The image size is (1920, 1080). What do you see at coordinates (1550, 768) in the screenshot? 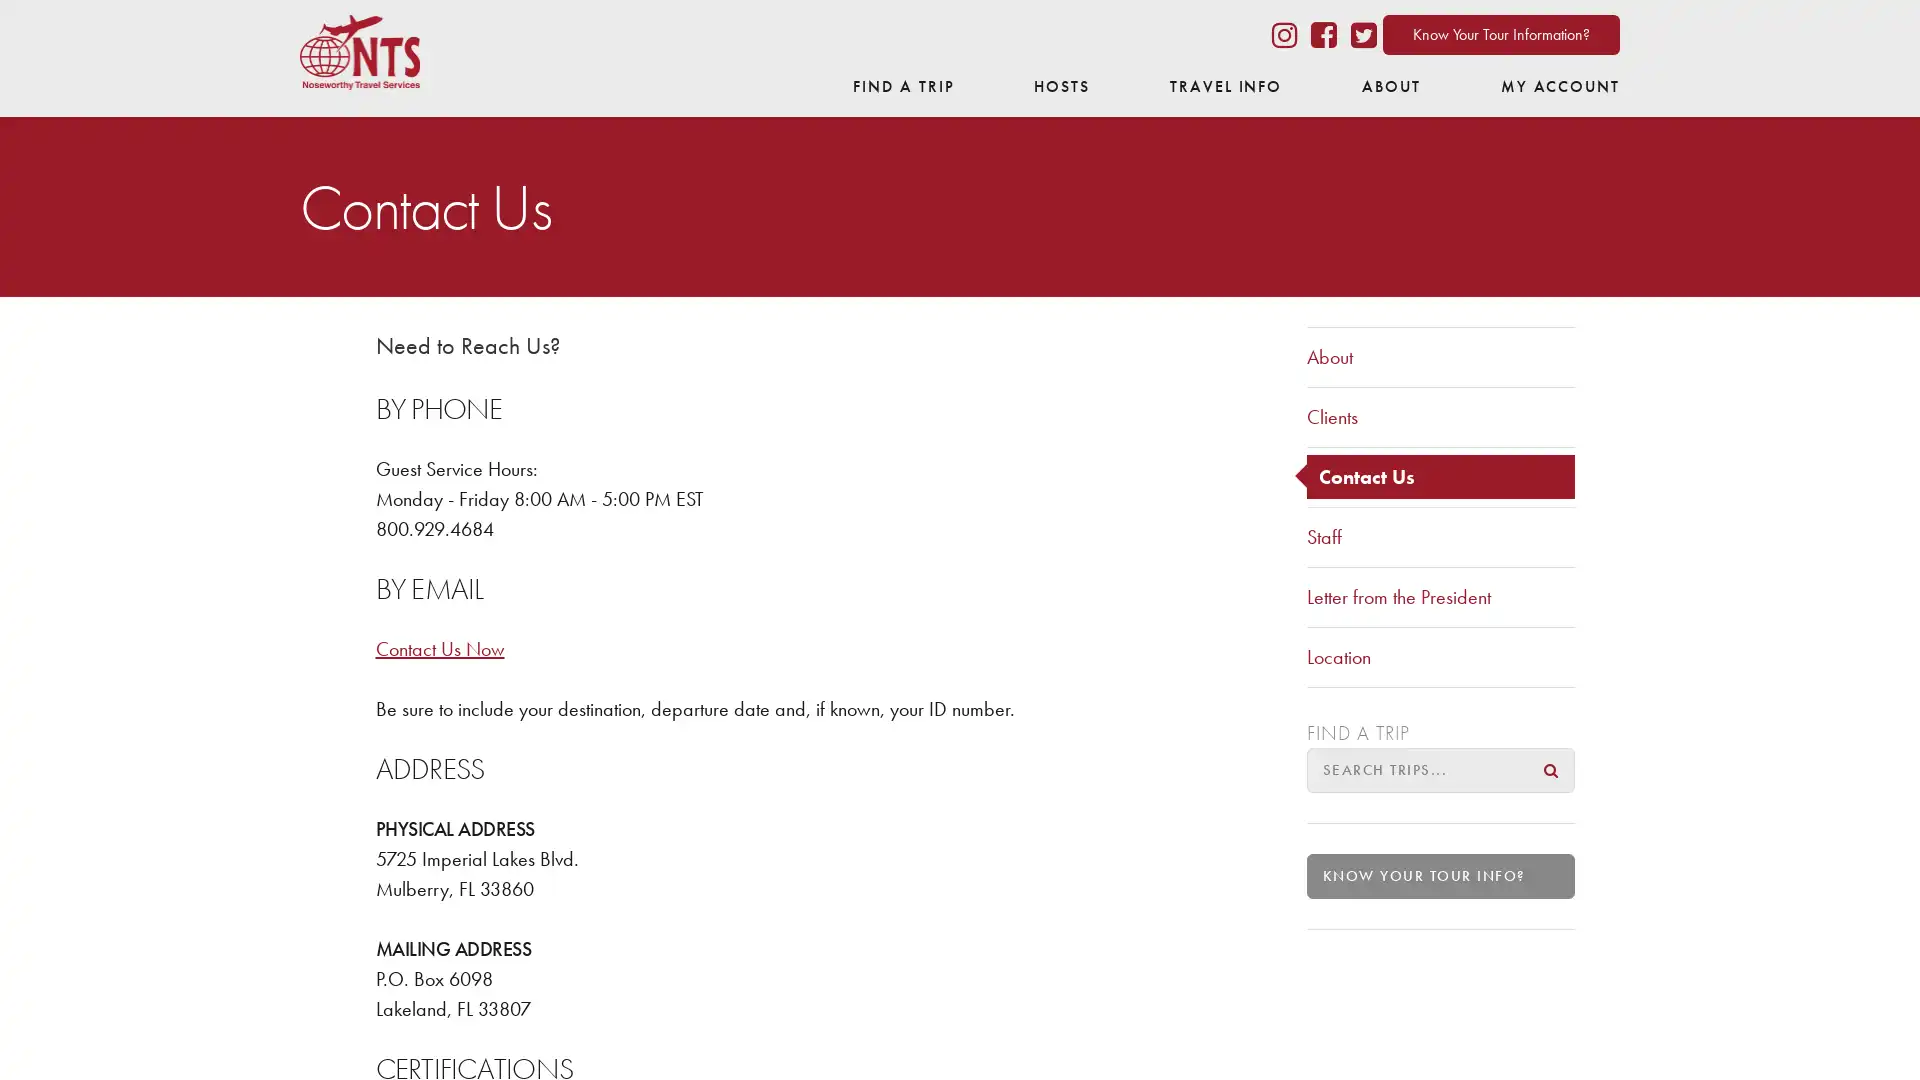
I see `SEARCH` at bounding box center [1550, 768].